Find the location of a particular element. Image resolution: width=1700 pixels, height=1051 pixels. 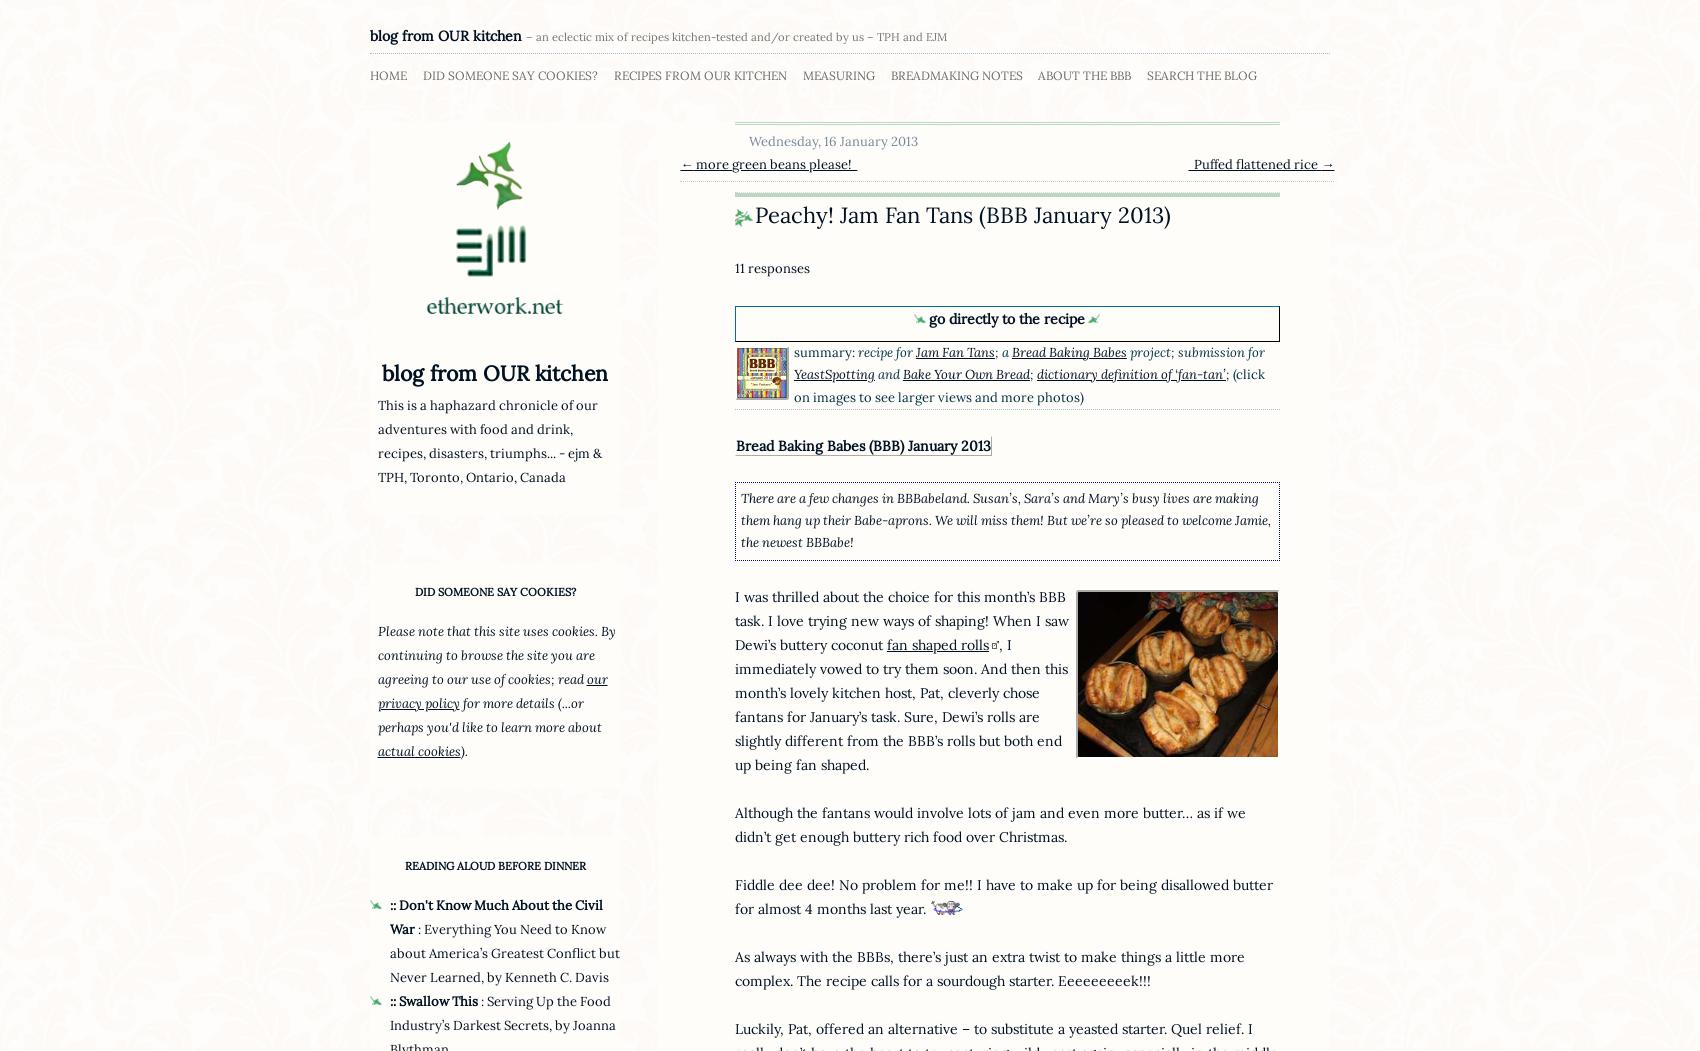

'Please note that this site uses cookies. By continuing to browse the site you are agreeing to our use of cookies; read' is located at coordinates (496, 655).